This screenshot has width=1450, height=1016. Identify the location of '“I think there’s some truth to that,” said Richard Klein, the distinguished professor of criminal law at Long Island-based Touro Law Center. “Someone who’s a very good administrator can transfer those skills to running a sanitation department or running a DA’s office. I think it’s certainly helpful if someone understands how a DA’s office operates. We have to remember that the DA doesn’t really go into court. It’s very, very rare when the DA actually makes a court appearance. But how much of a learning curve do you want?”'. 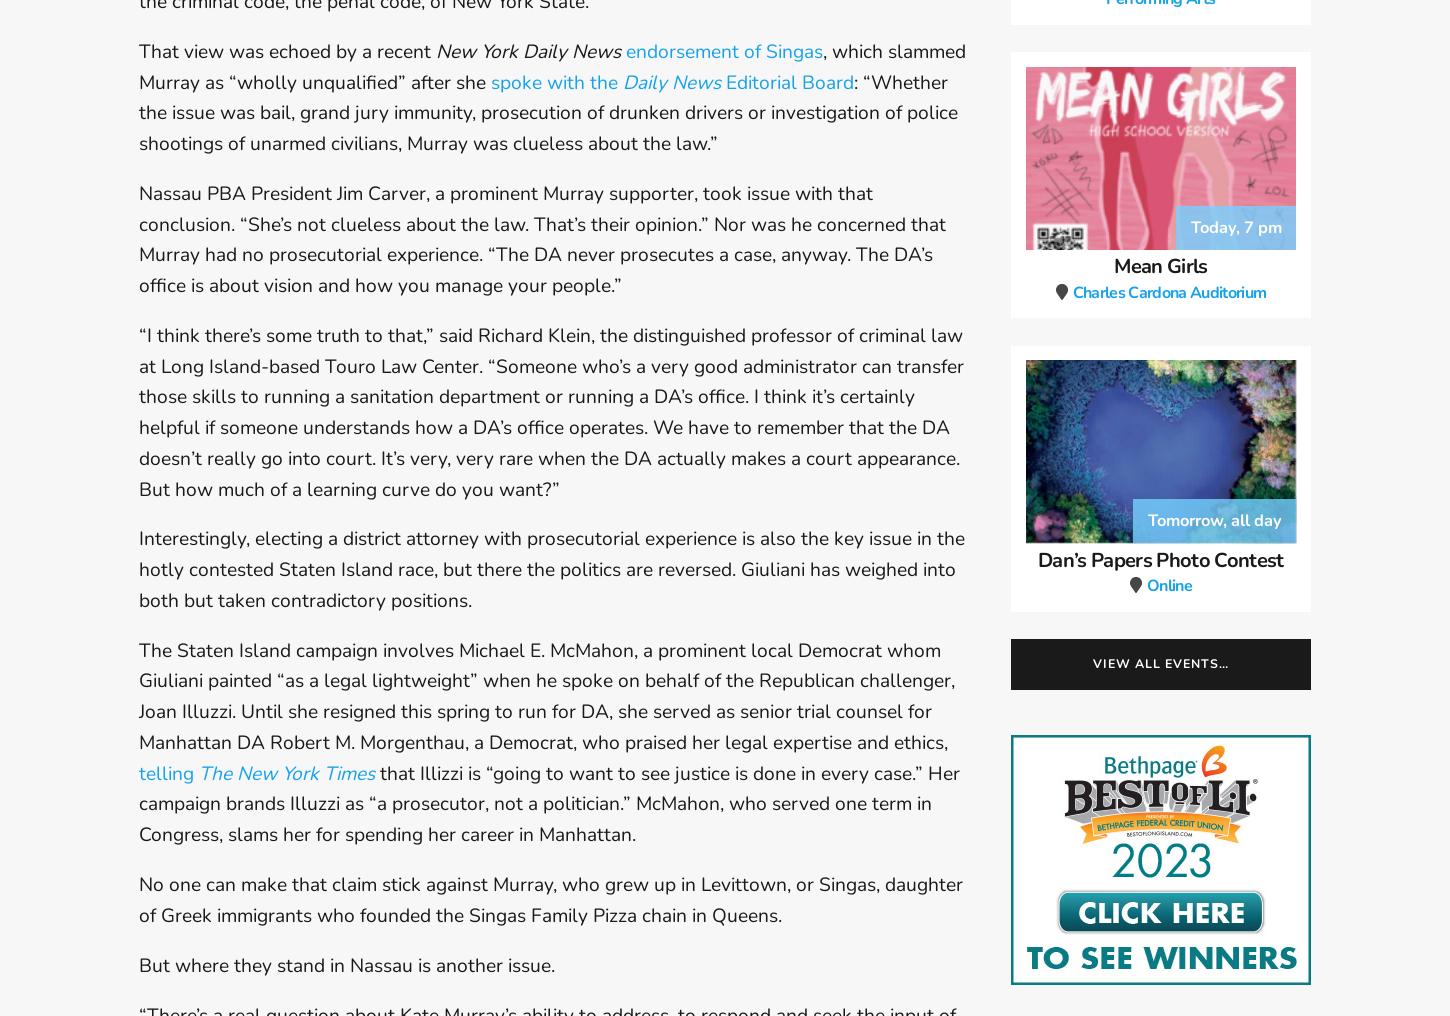
(551, 410).